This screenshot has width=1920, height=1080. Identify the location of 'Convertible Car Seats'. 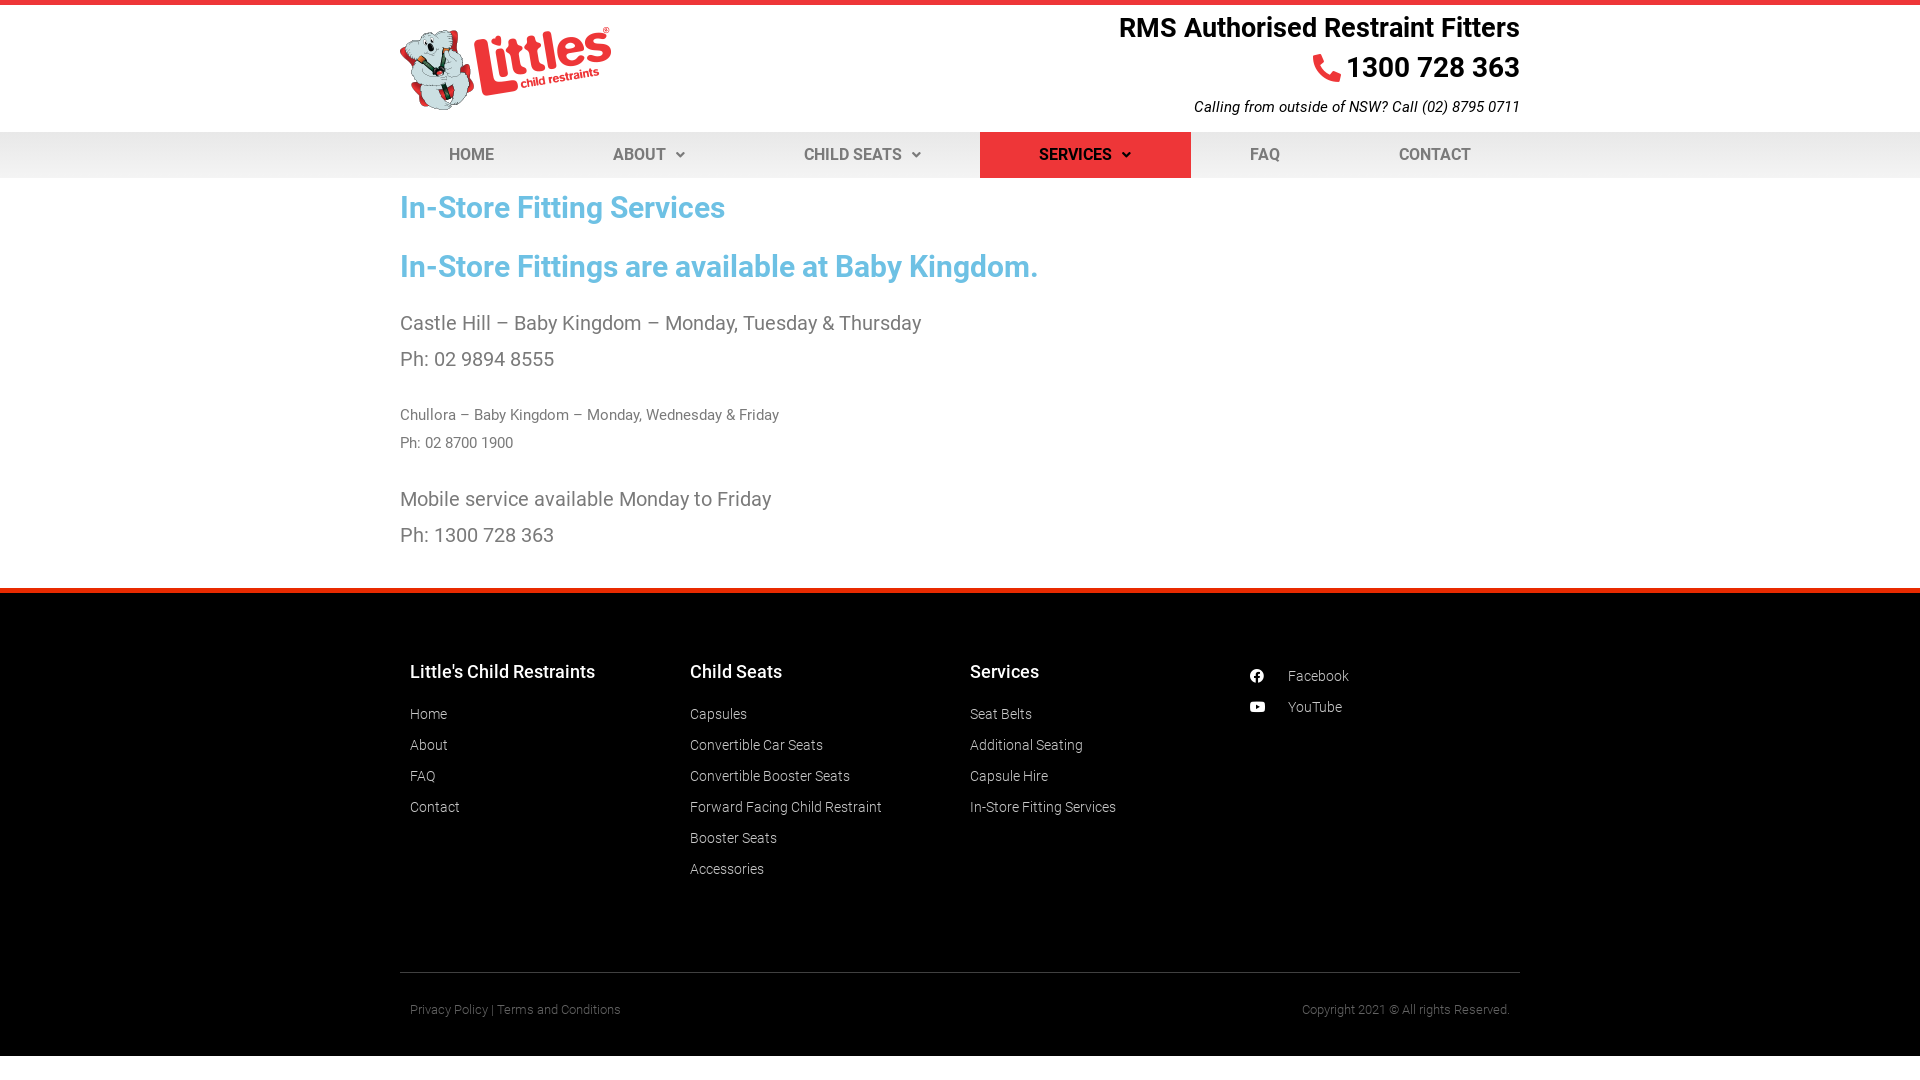
(820, 744).